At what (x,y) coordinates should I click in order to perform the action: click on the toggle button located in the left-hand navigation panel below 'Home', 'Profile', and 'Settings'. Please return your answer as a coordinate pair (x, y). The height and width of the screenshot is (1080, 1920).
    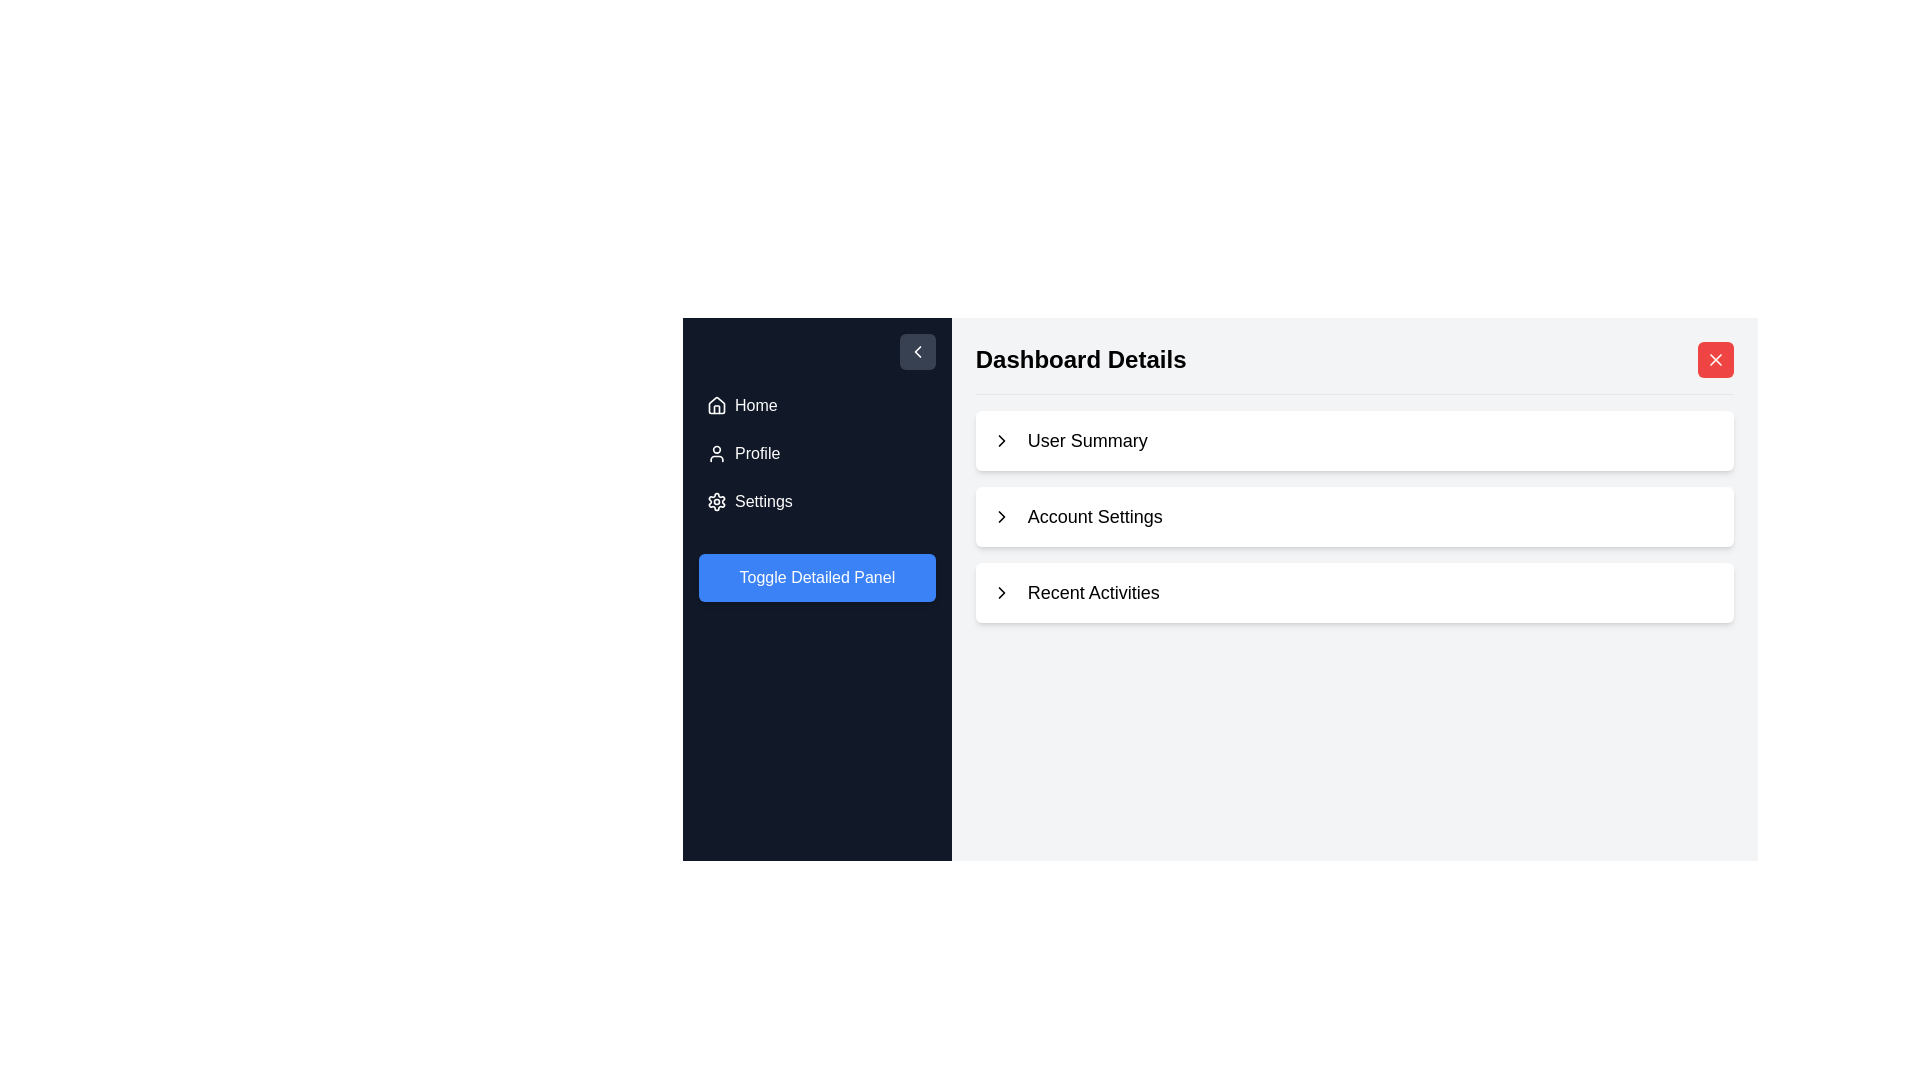
    Looking at the image, I should click on (817, 578).